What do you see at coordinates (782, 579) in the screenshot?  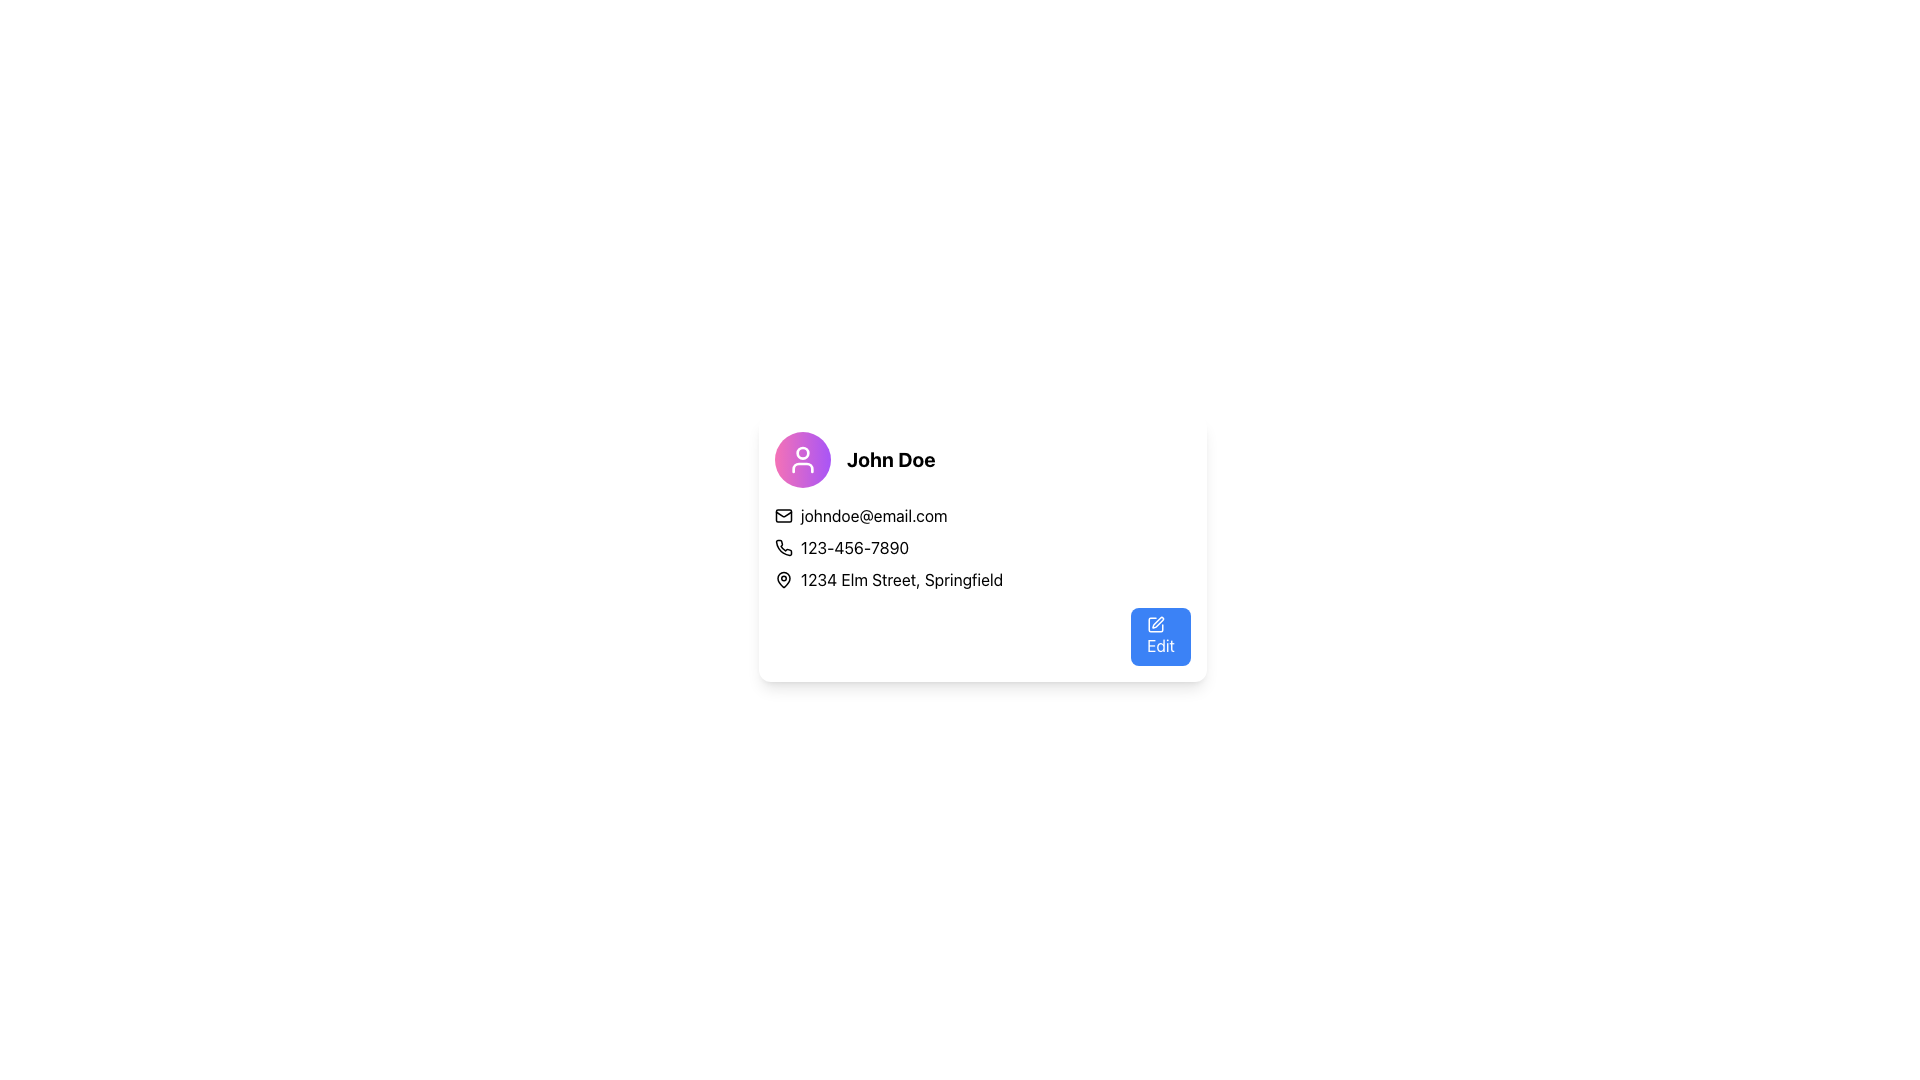 I see `the pin icon that represents a location, positioned to the left of the text '1234 Elm Street, Springfield' in the bottom-left portion of the card` at bounding box center [782, 579].